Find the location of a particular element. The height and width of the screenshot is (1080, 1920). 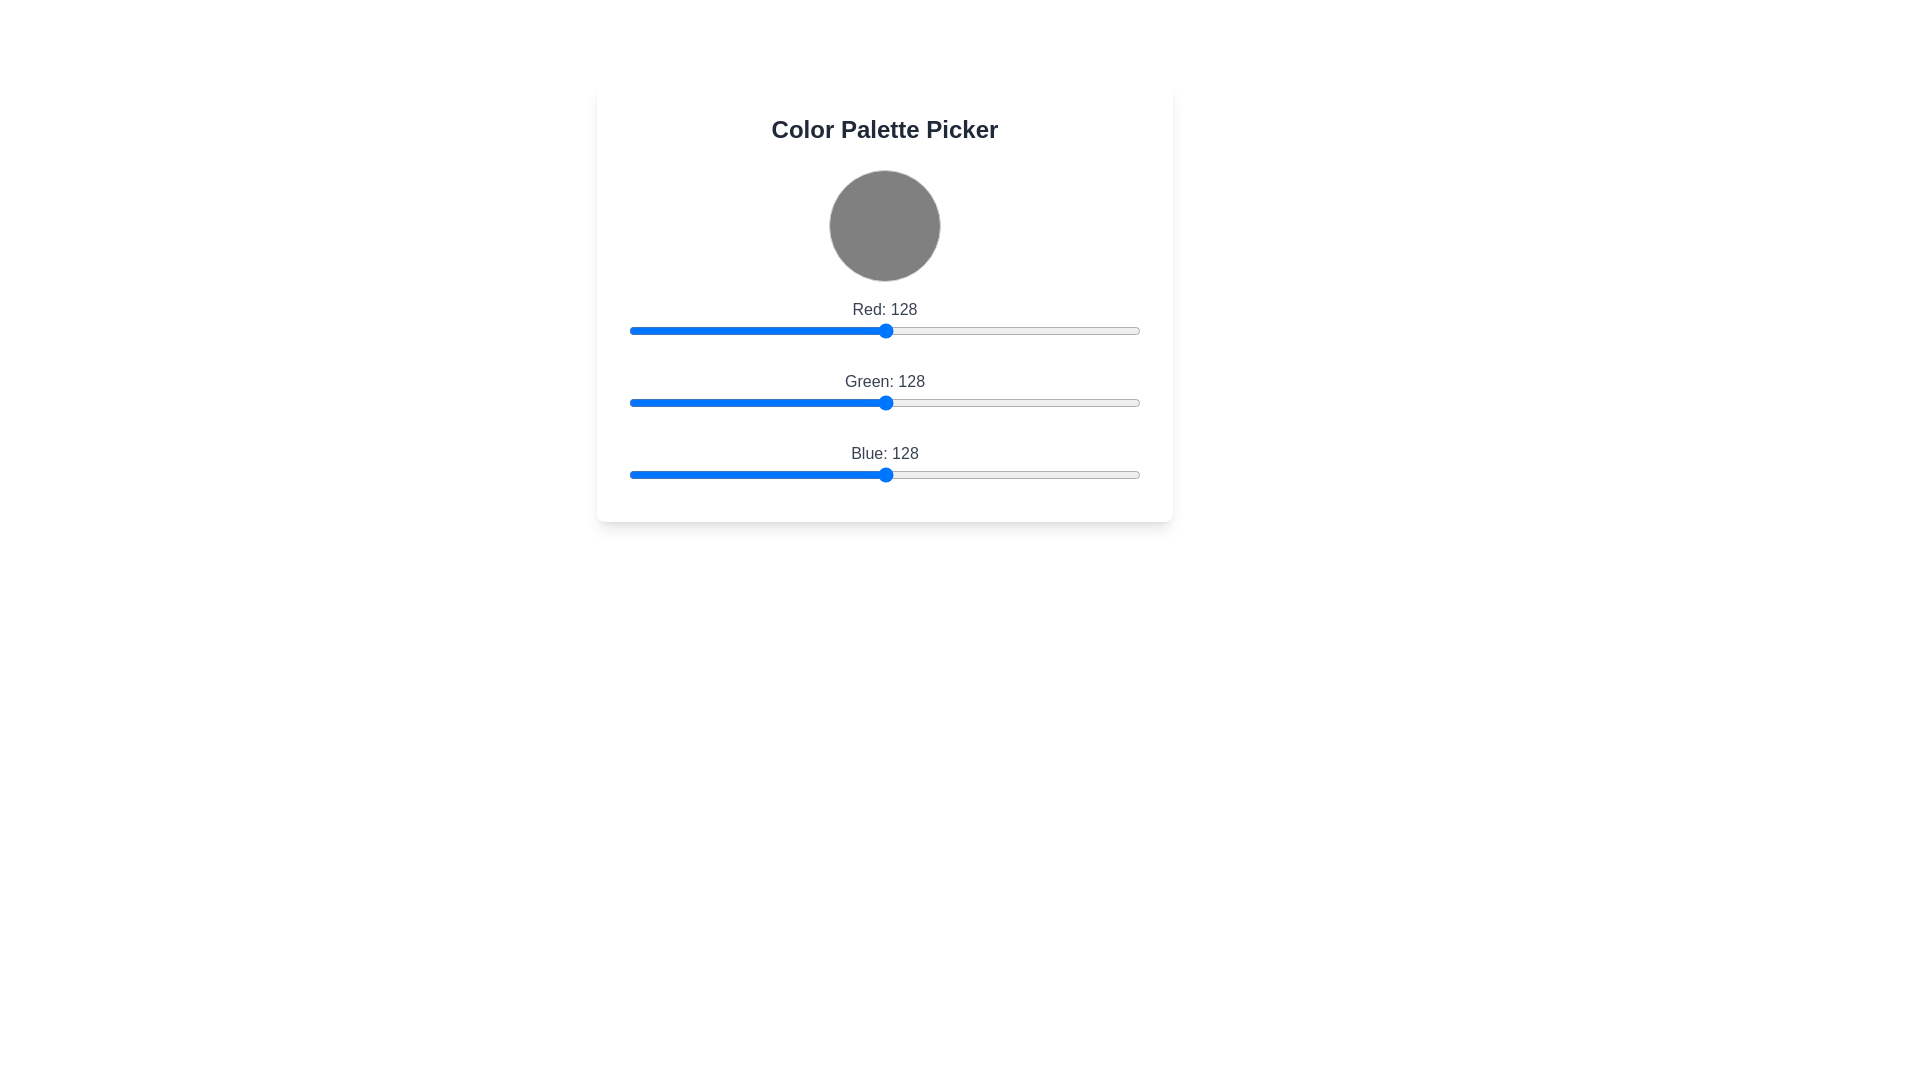

the range slider, which is the first of three stacked sliders located beneath the 'Red: 128' label, to provide visual feedback is located at coordinates (883, 330).